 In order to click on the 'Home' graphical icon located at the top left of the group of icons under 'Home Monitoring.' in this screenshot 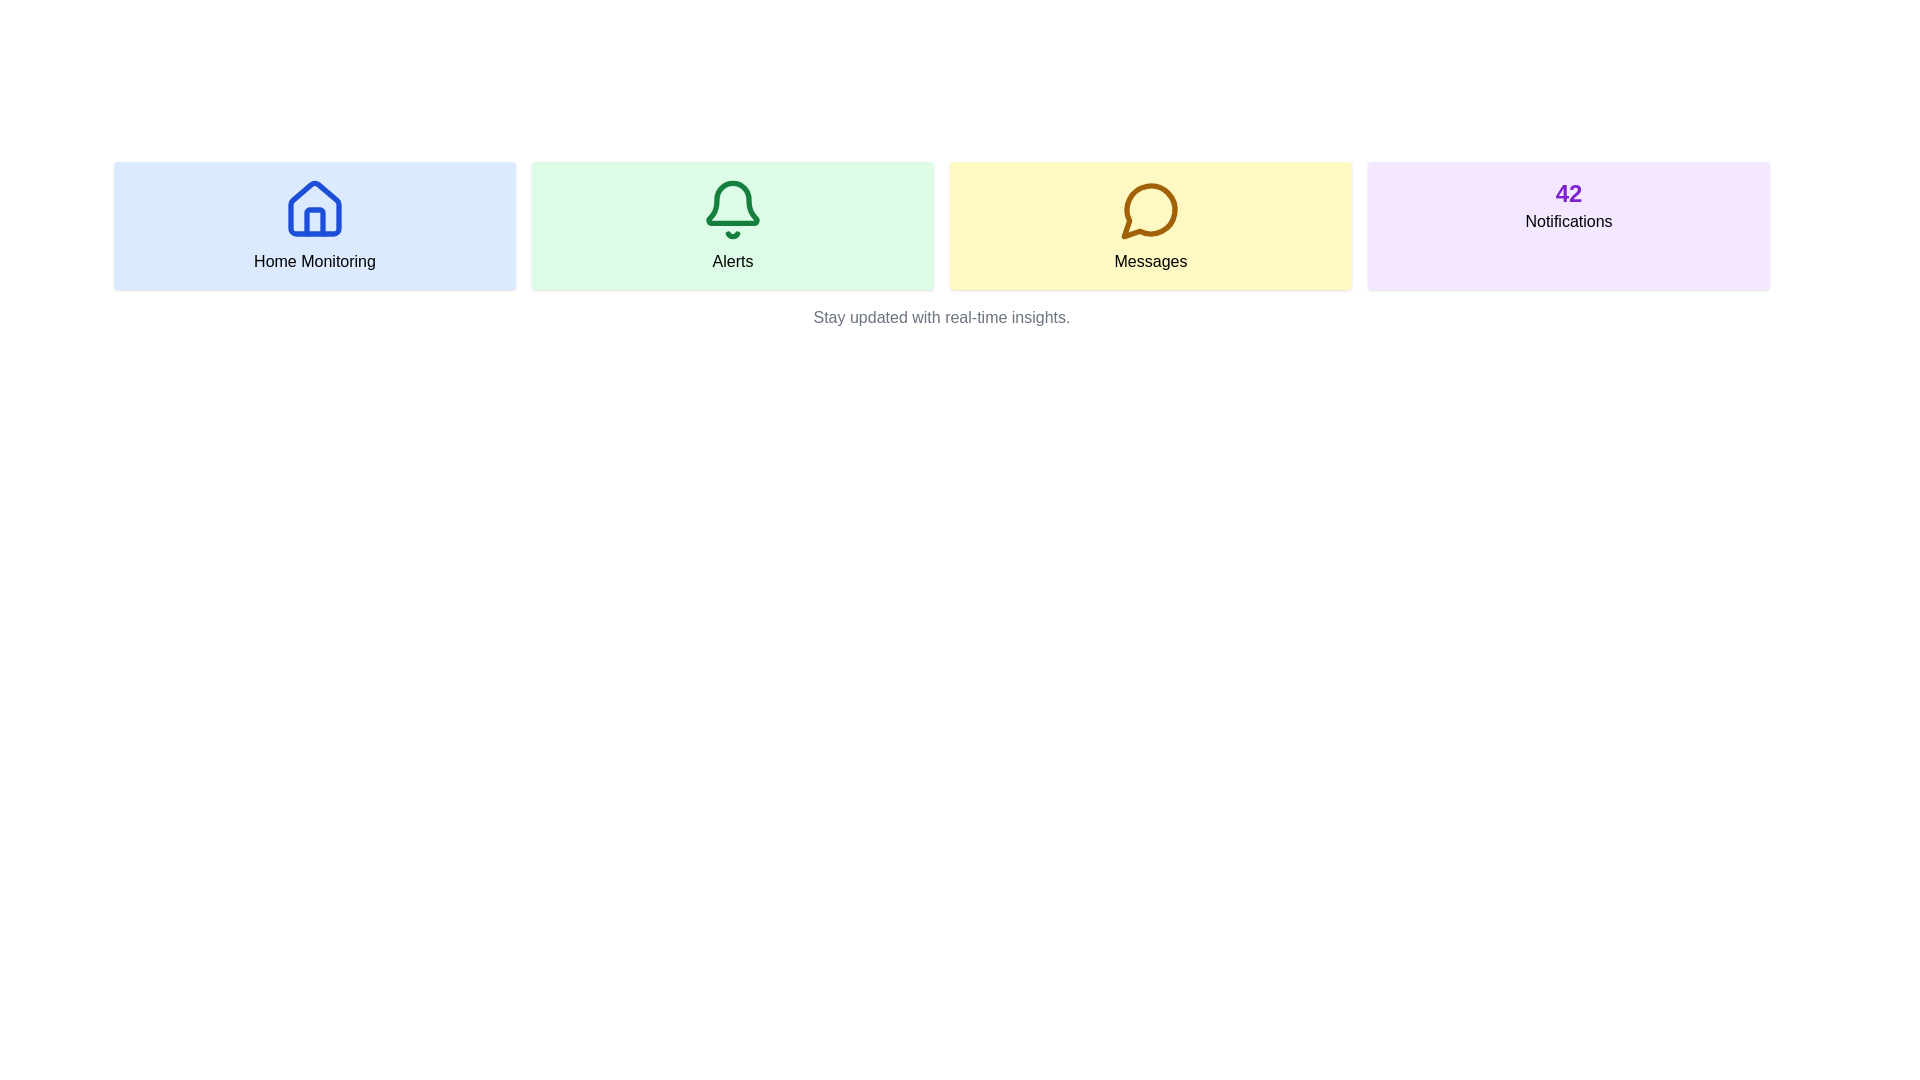, I will do `click(314, 208)`.